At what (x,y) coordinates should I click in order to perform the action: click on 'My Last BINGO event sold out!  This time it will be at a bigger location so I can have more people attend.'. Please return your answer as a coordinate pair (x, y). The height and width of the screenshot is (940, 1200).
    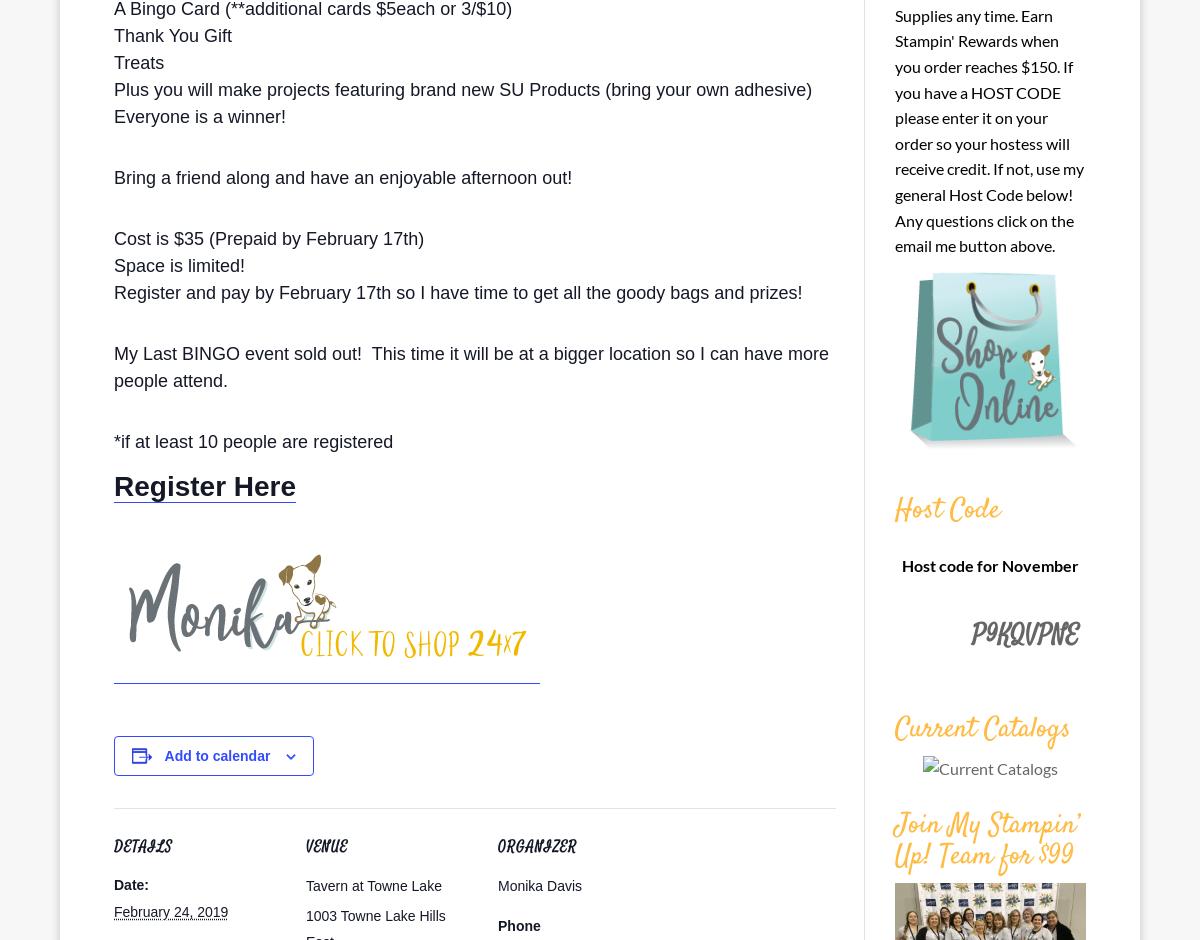
    Looking at the image, I should click on (470, 366).